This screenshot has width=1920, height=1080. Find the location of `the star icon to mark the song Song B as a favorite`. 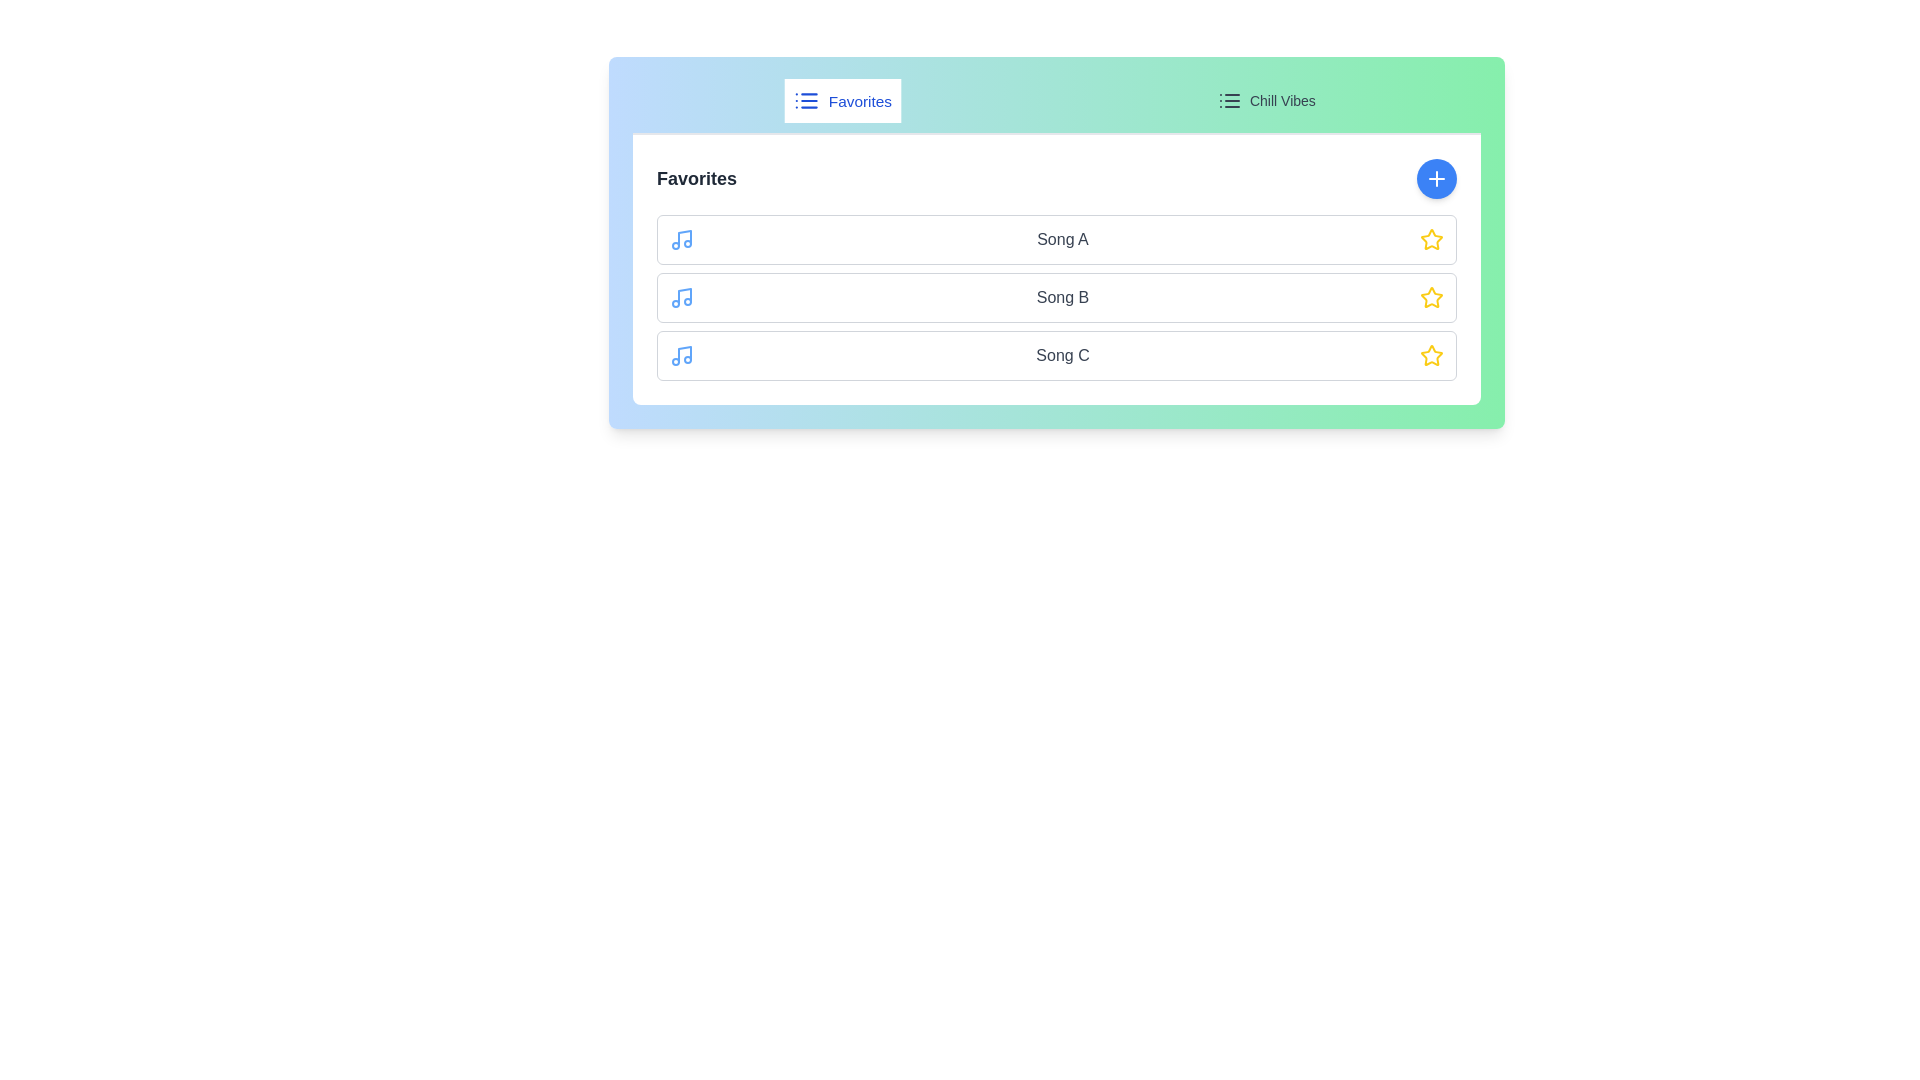

the star icon to mark the song Song B as a favorite is located at coordinates (1430, 297).